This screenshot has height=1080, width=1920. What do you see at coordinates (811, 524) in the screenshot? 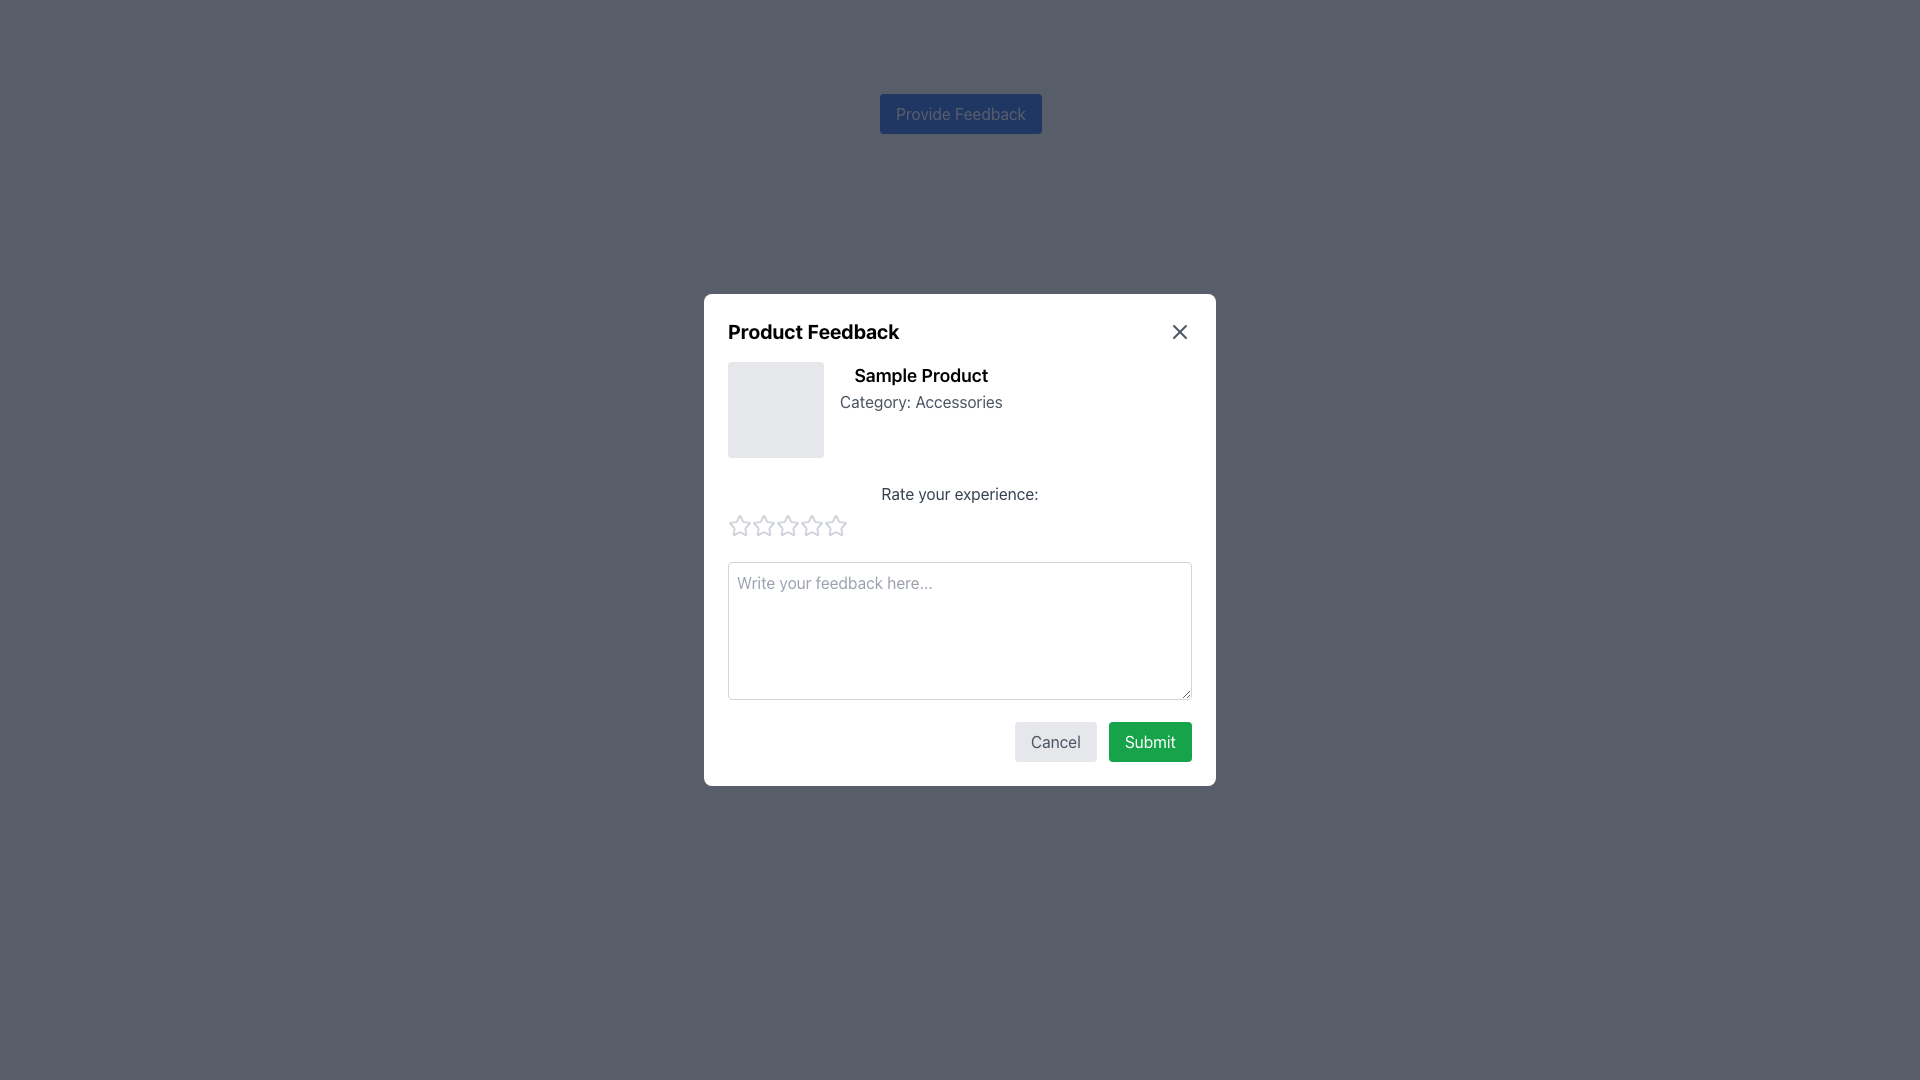
I see `the fifth star icon in the star rating tool` at bounding box center [811, 524].